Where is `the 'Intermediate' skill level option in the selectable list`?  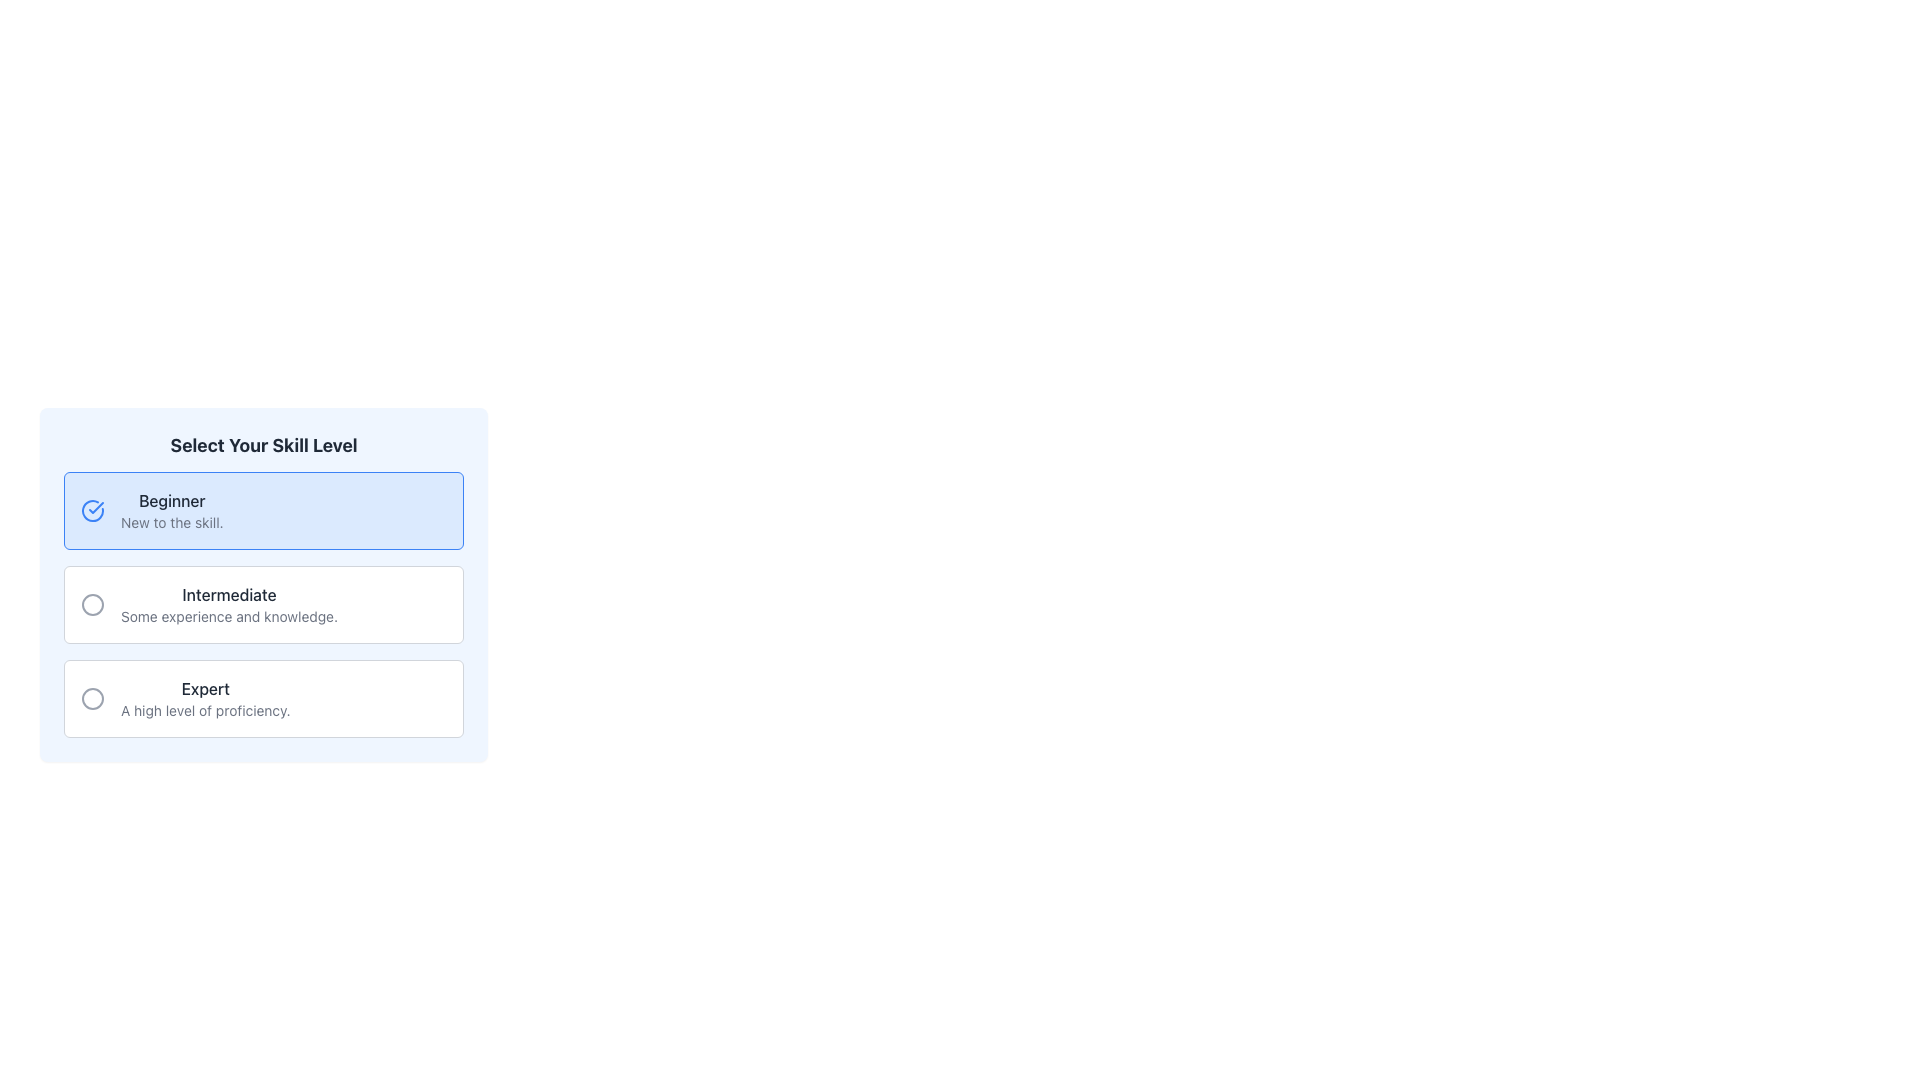
the 'Intermediate' skill level option in the selectable list is located at coordinates (229, 604).